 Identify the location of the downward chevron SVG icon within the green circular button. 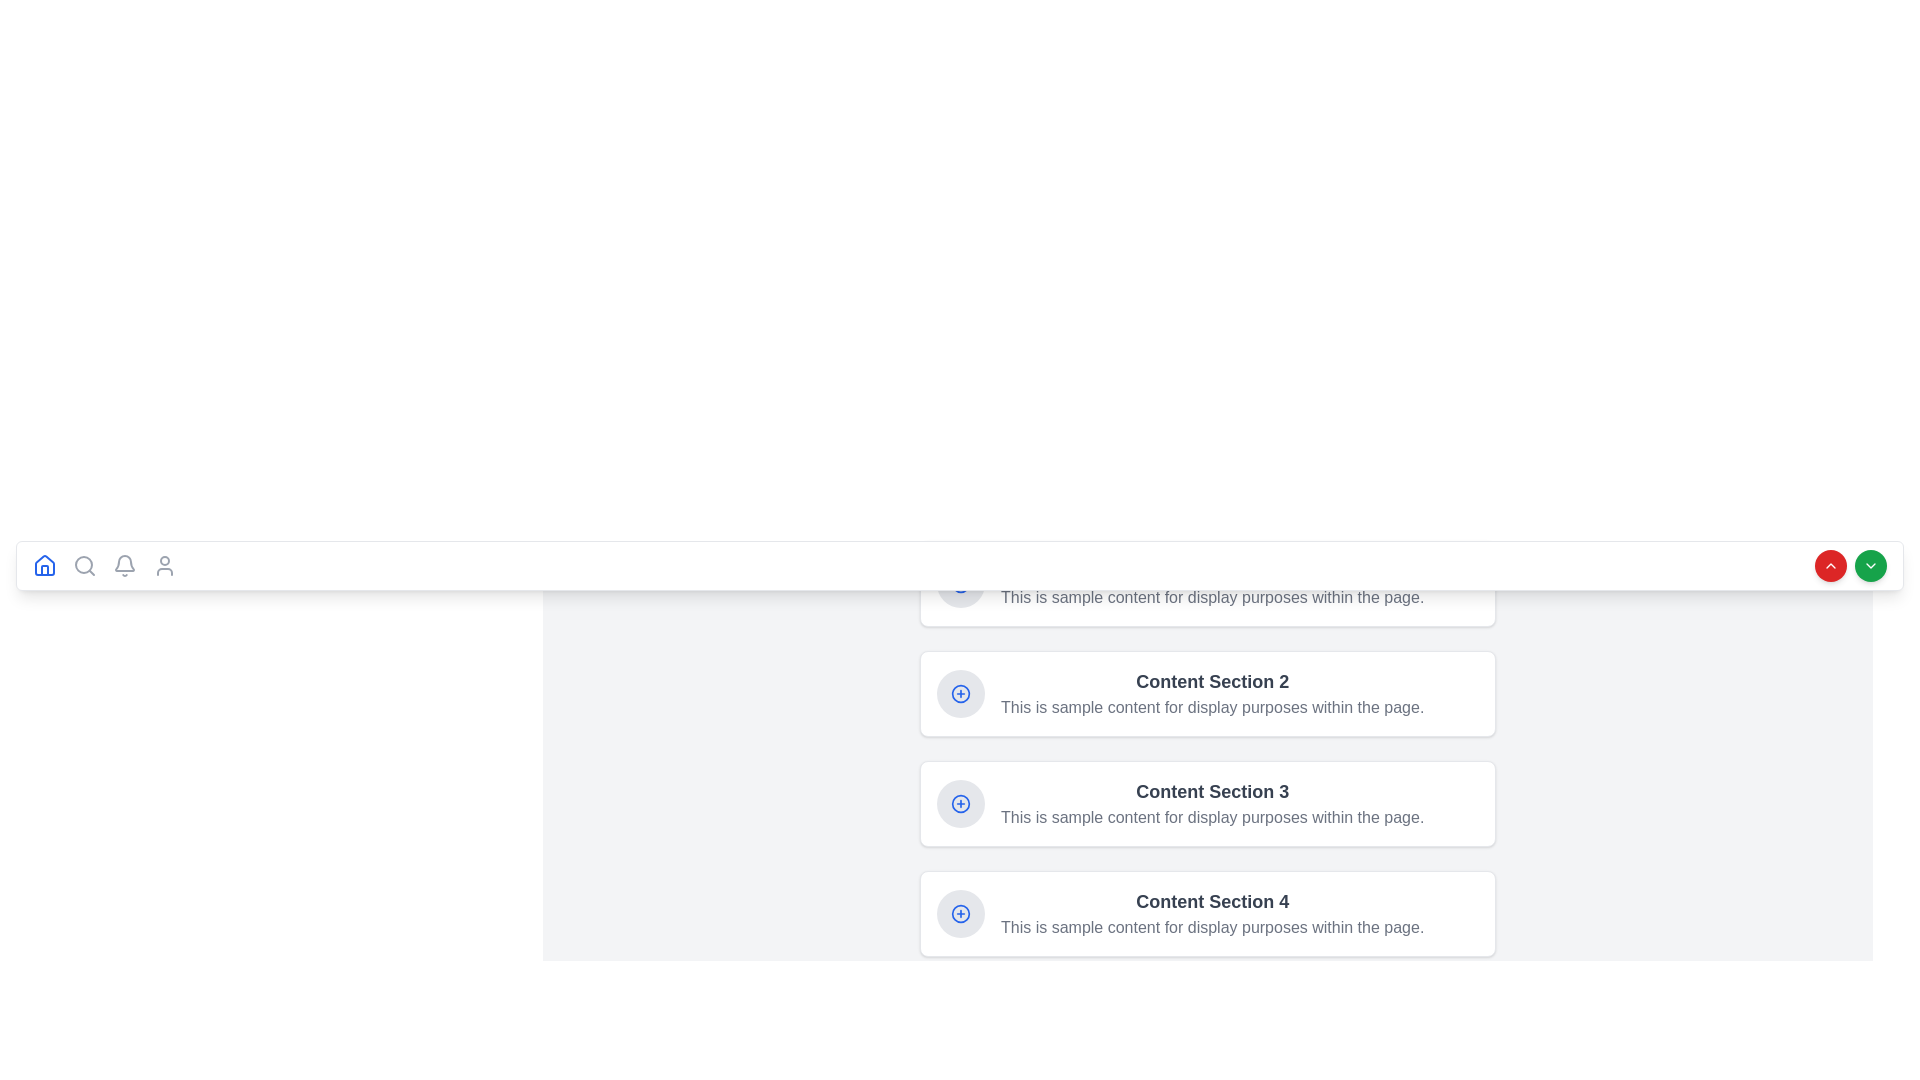
(1870, 566).